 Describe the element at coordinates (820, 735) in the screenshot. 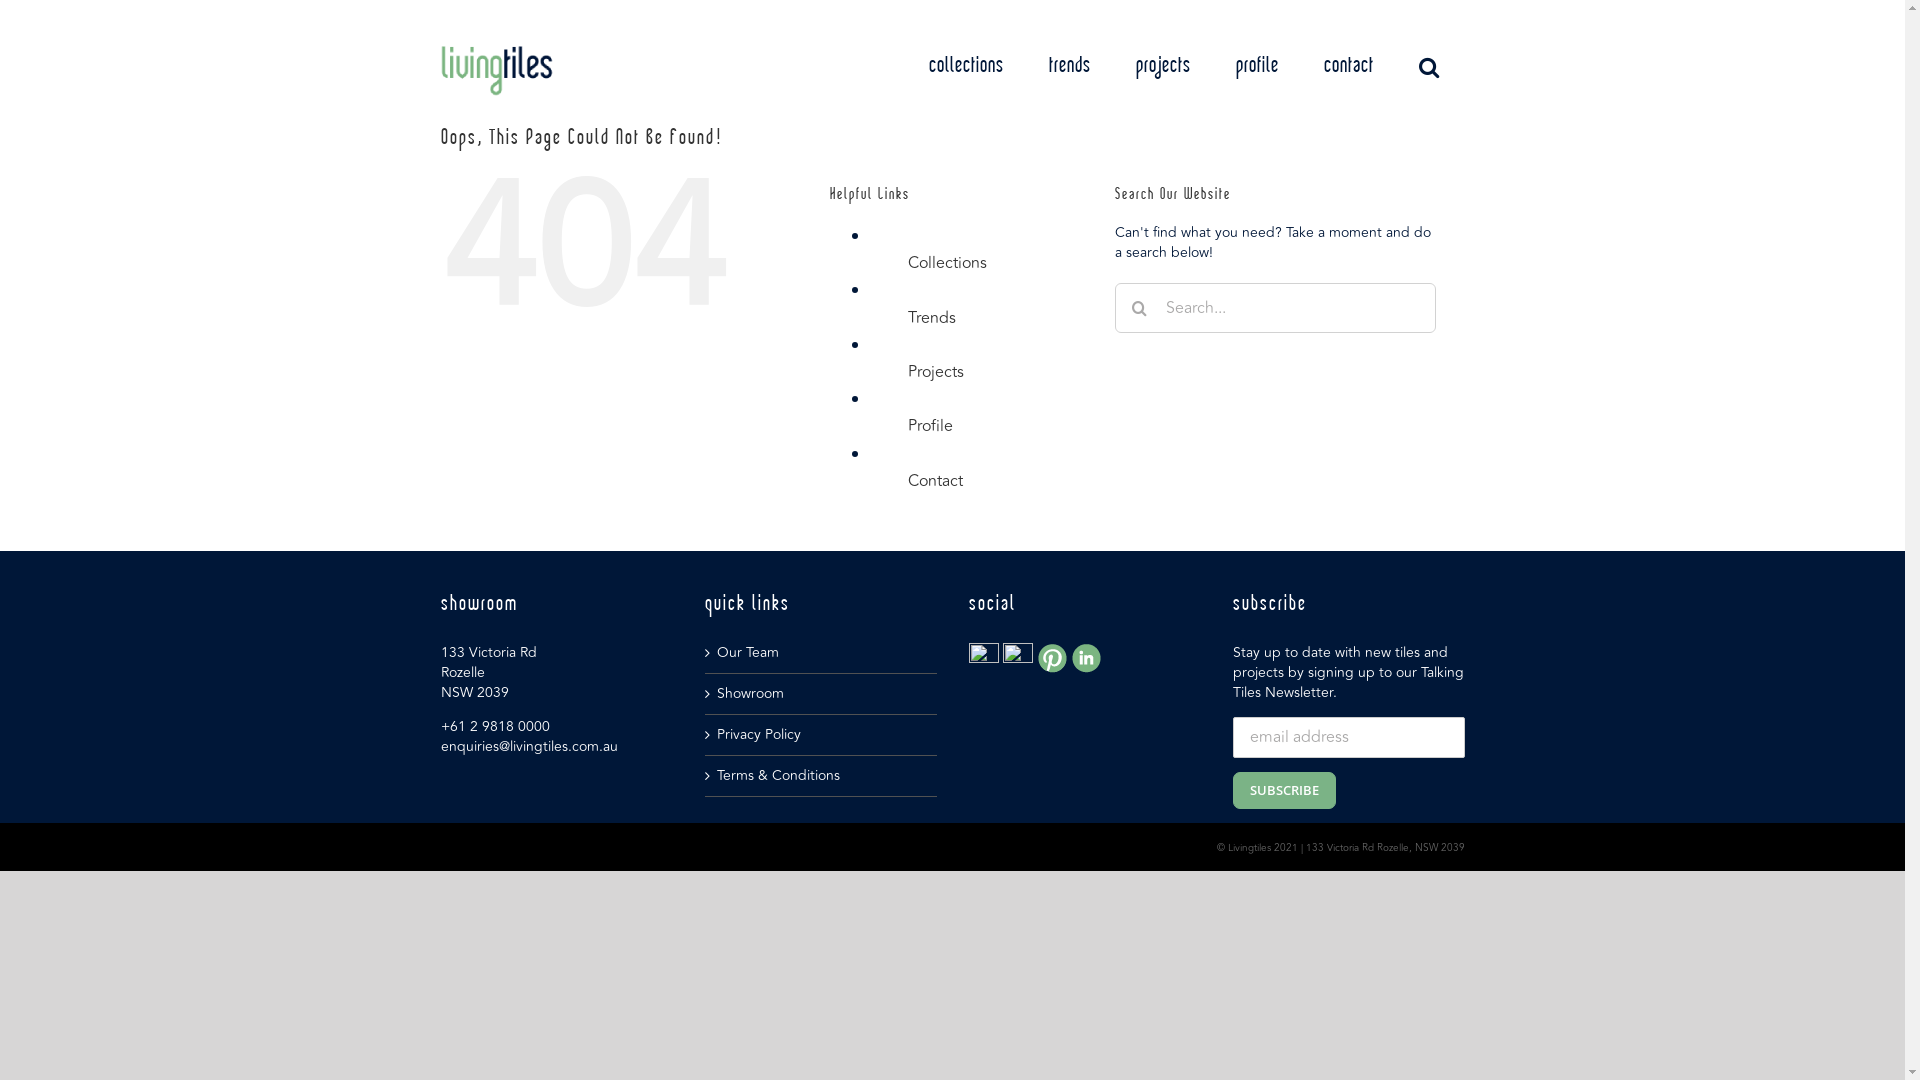

I see `'Privacy Policy'` at that location.